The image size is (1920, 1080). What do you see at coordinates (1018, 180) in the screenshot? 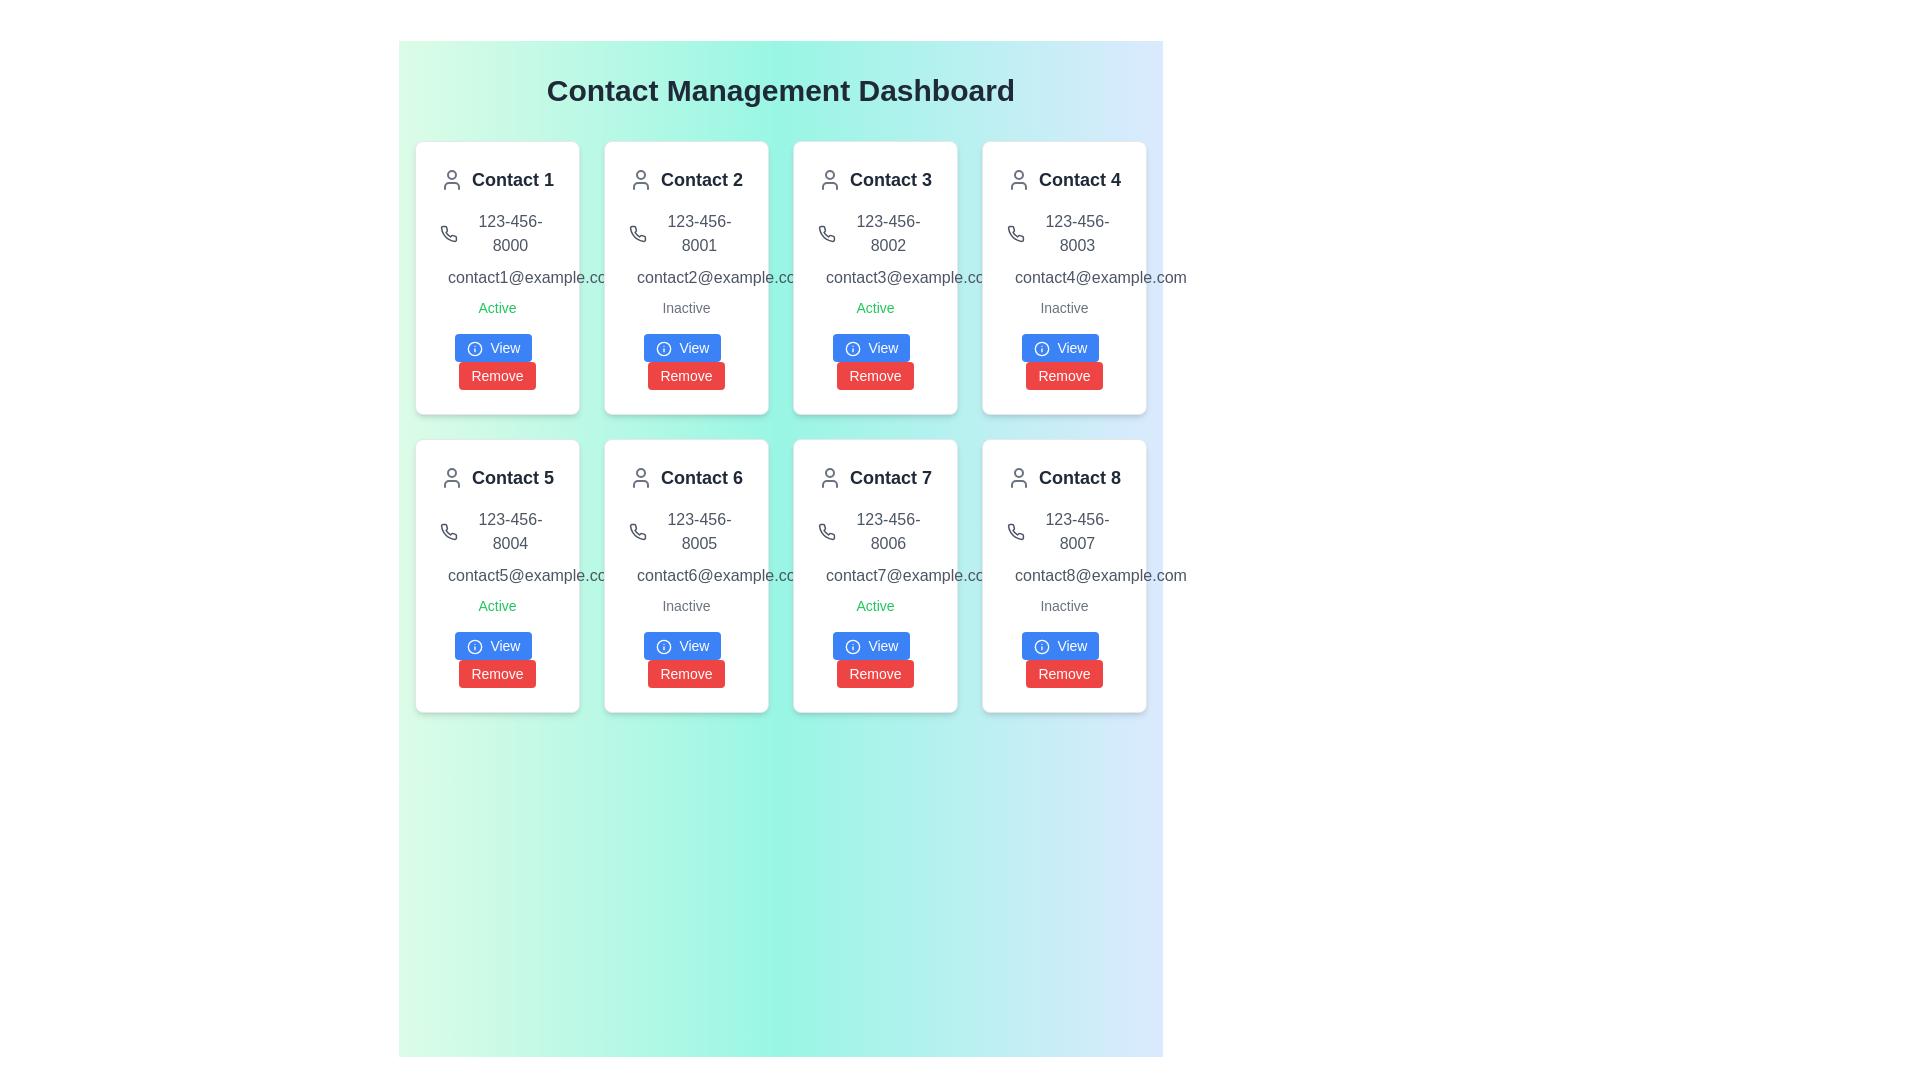
I see `the user profile silhouette icon located at the top-left corner of the 'Contact 4' card in the Contact Management Dashboard` at bounding box center [1018, 180].